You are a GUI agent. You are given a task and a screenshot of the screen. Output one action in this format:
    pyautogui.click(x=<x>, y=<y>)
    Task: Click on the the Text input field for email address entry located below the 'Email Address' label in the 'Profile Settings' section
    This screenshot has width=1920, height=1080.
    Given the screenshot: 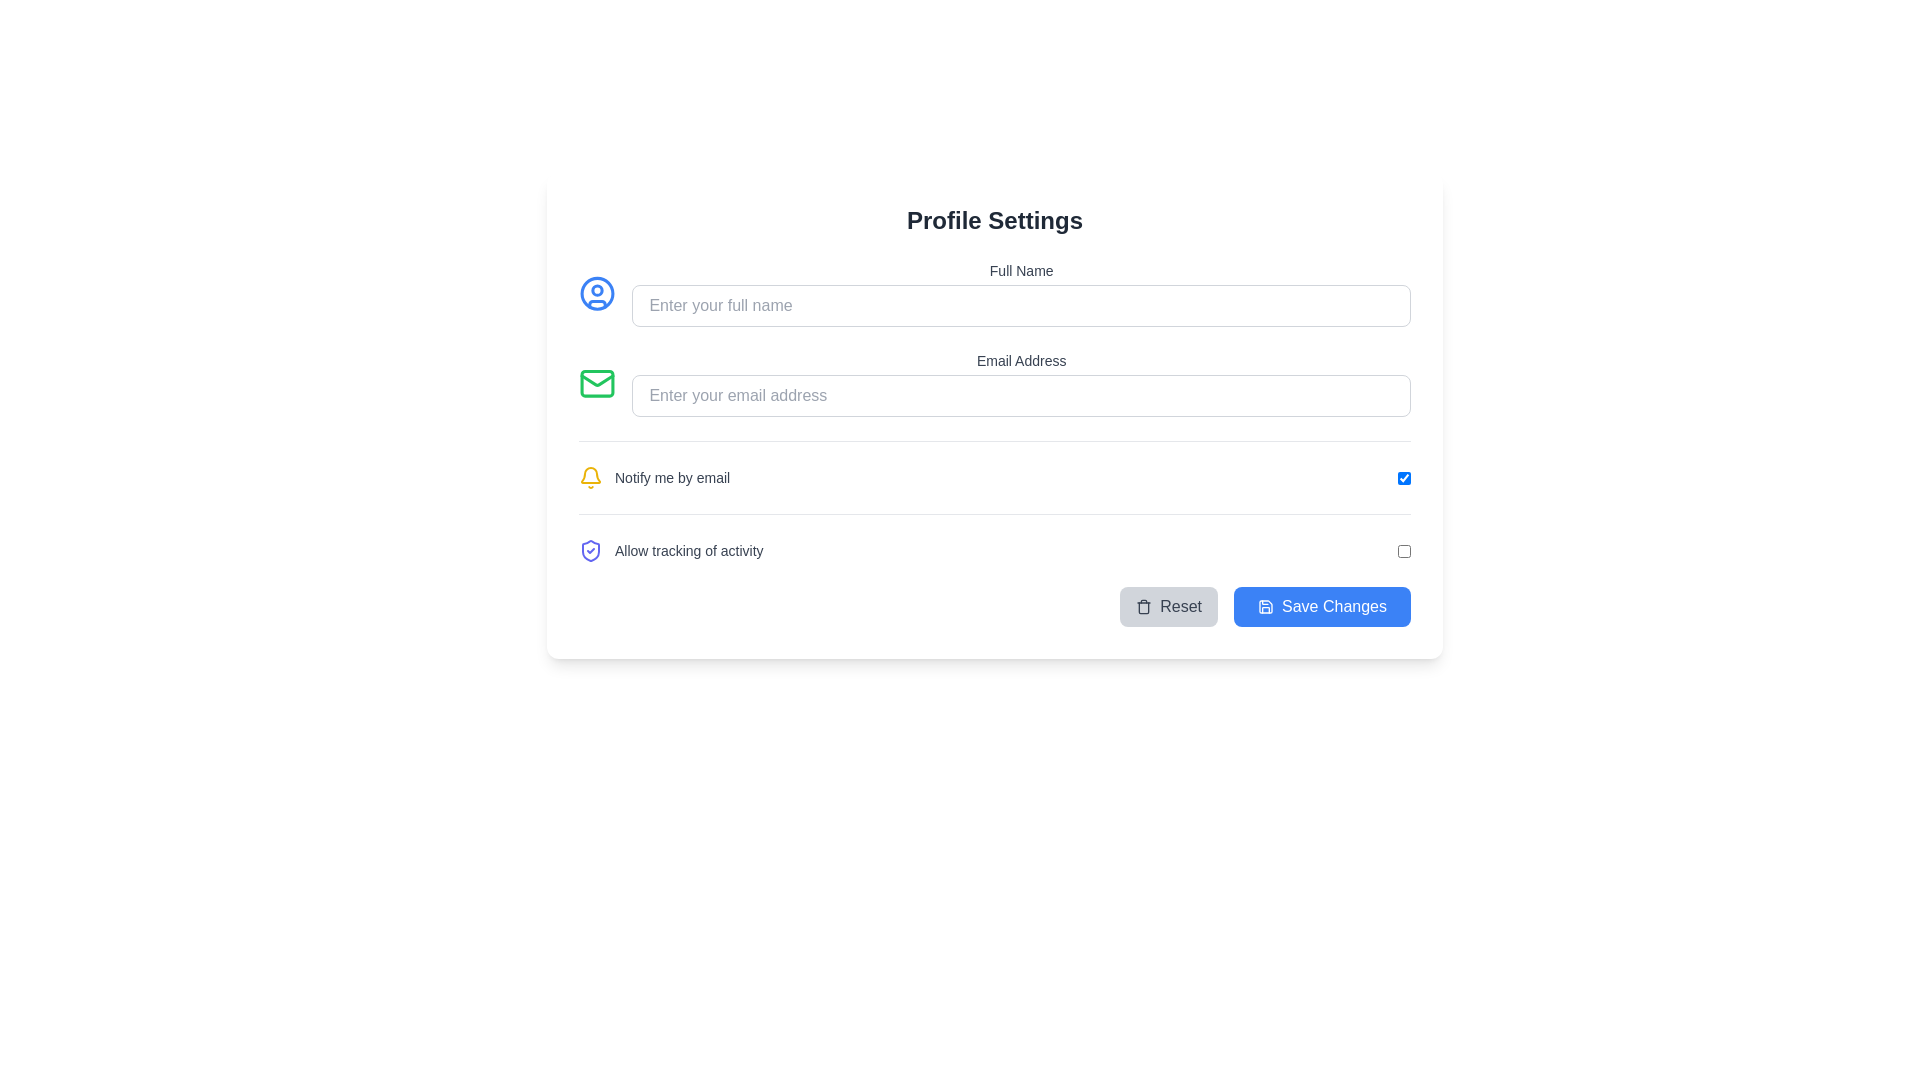 What is the action you would take?
    pyautogui.click(x=1021, y=396)
    